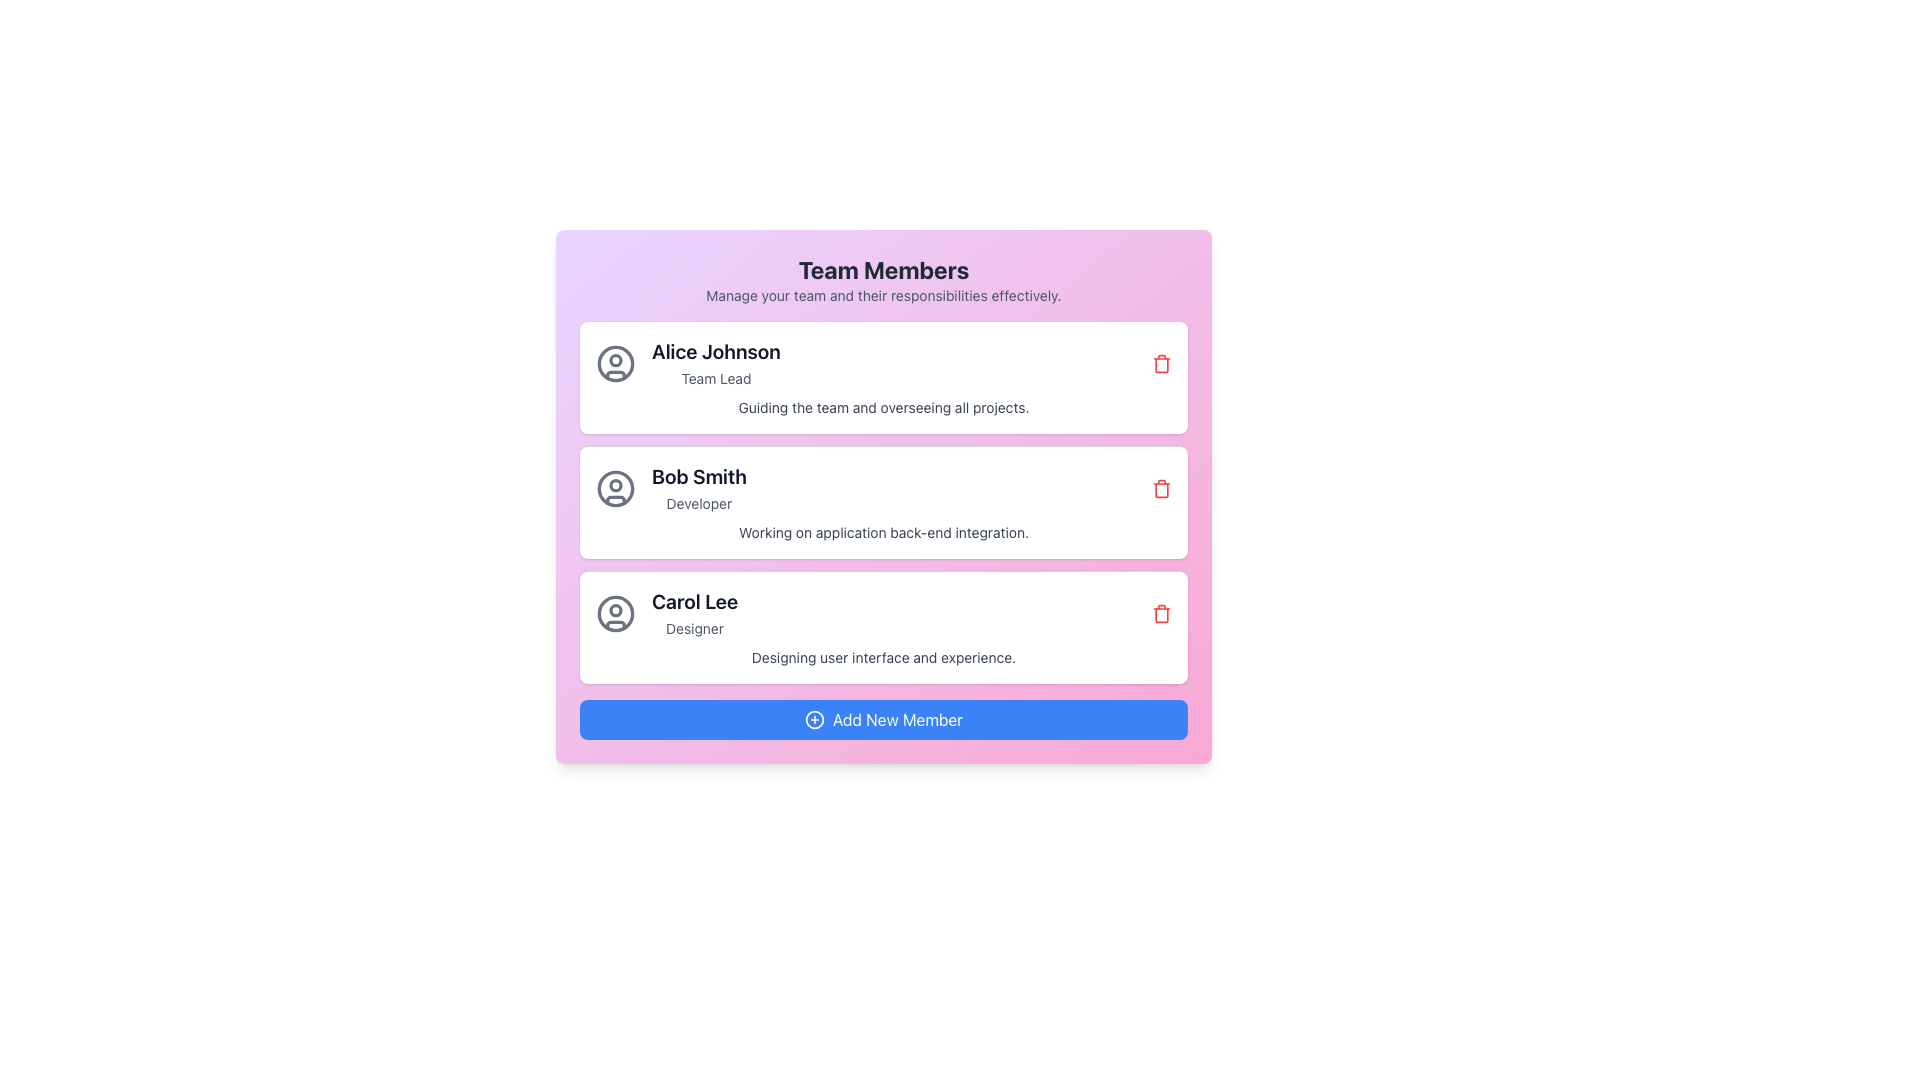 The image size is (1920, 1080). Describe the element at coordinates (614, 358) in the screenshot. I see `the SVG circle representing the user's head in the profile icon for Alice Johnson located in the top-left corner of the first card` at that location.